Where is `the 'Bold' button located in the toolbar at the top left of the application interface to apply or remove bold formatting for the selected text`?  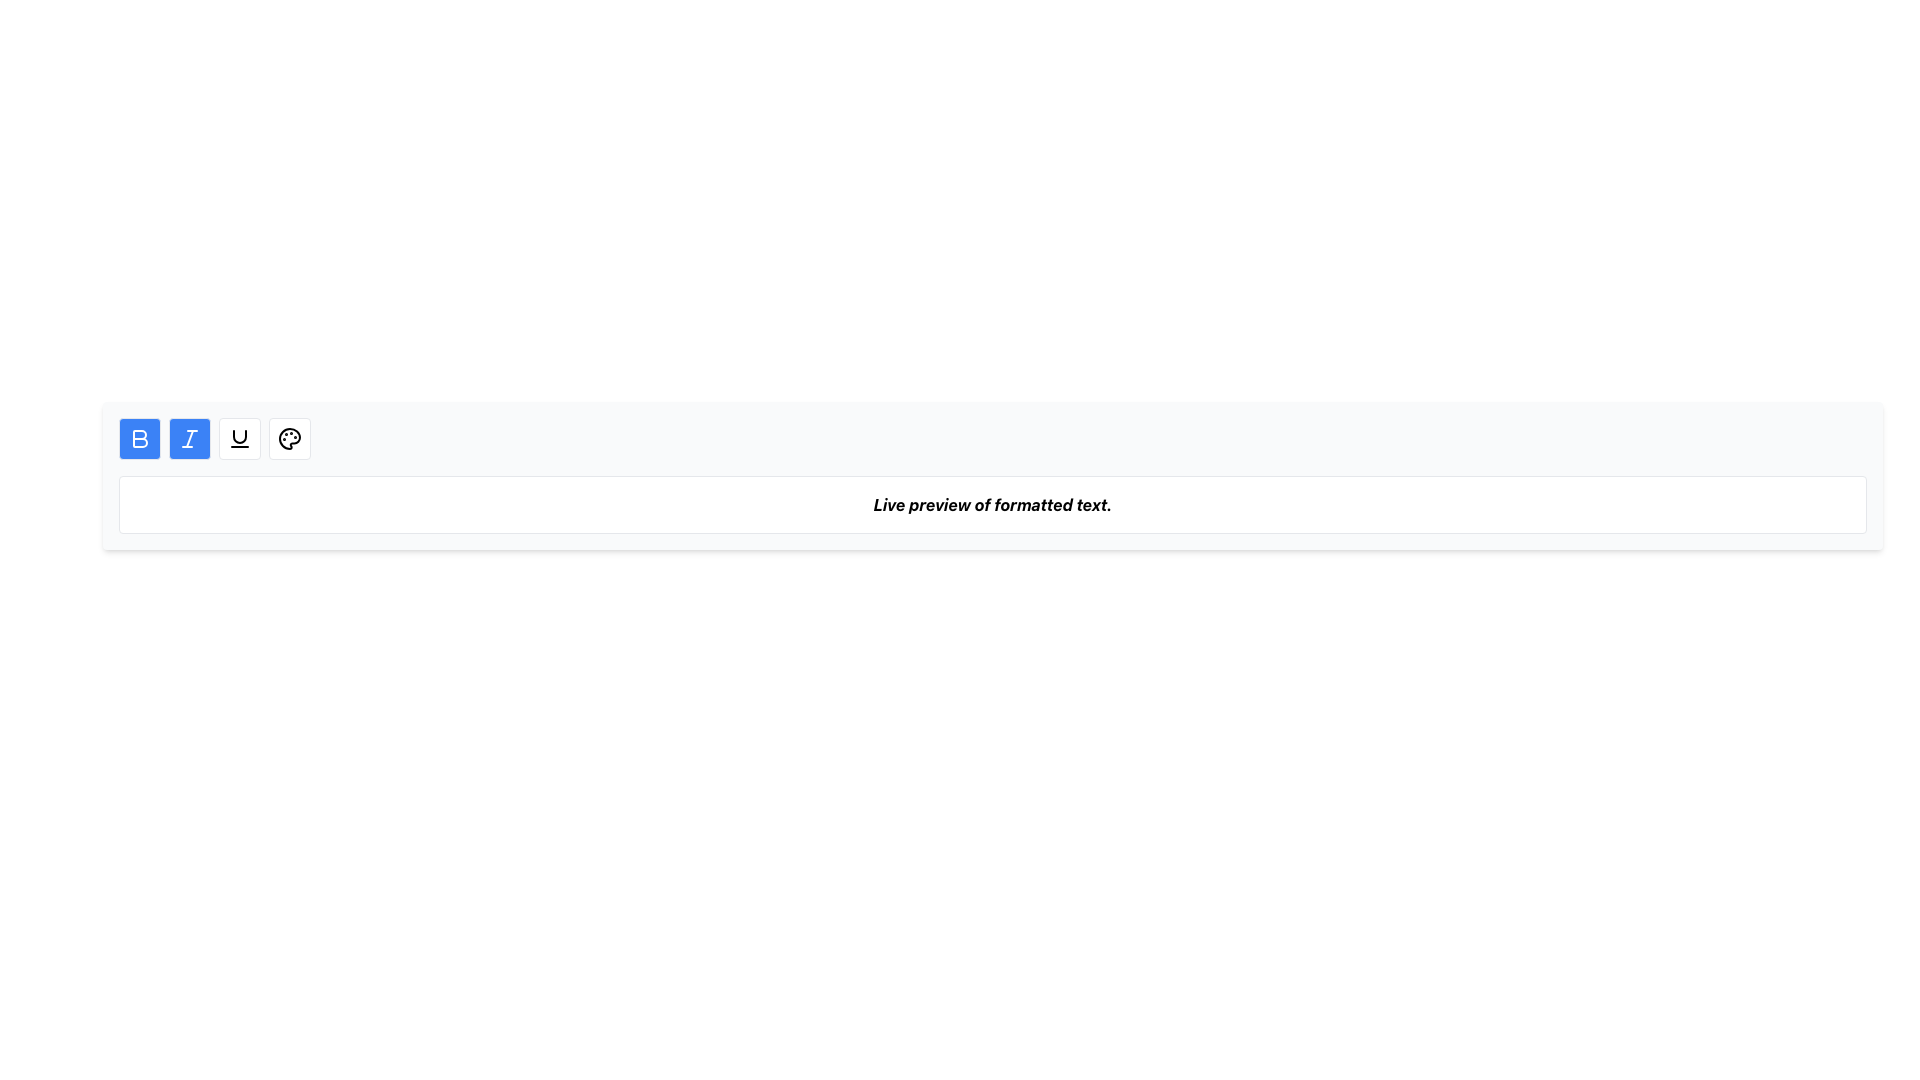 the 'Bold' button located in the toolbar at the top left of the application interface to apply or remove bold formatting for the selected text is located at coordinates (138, 438).